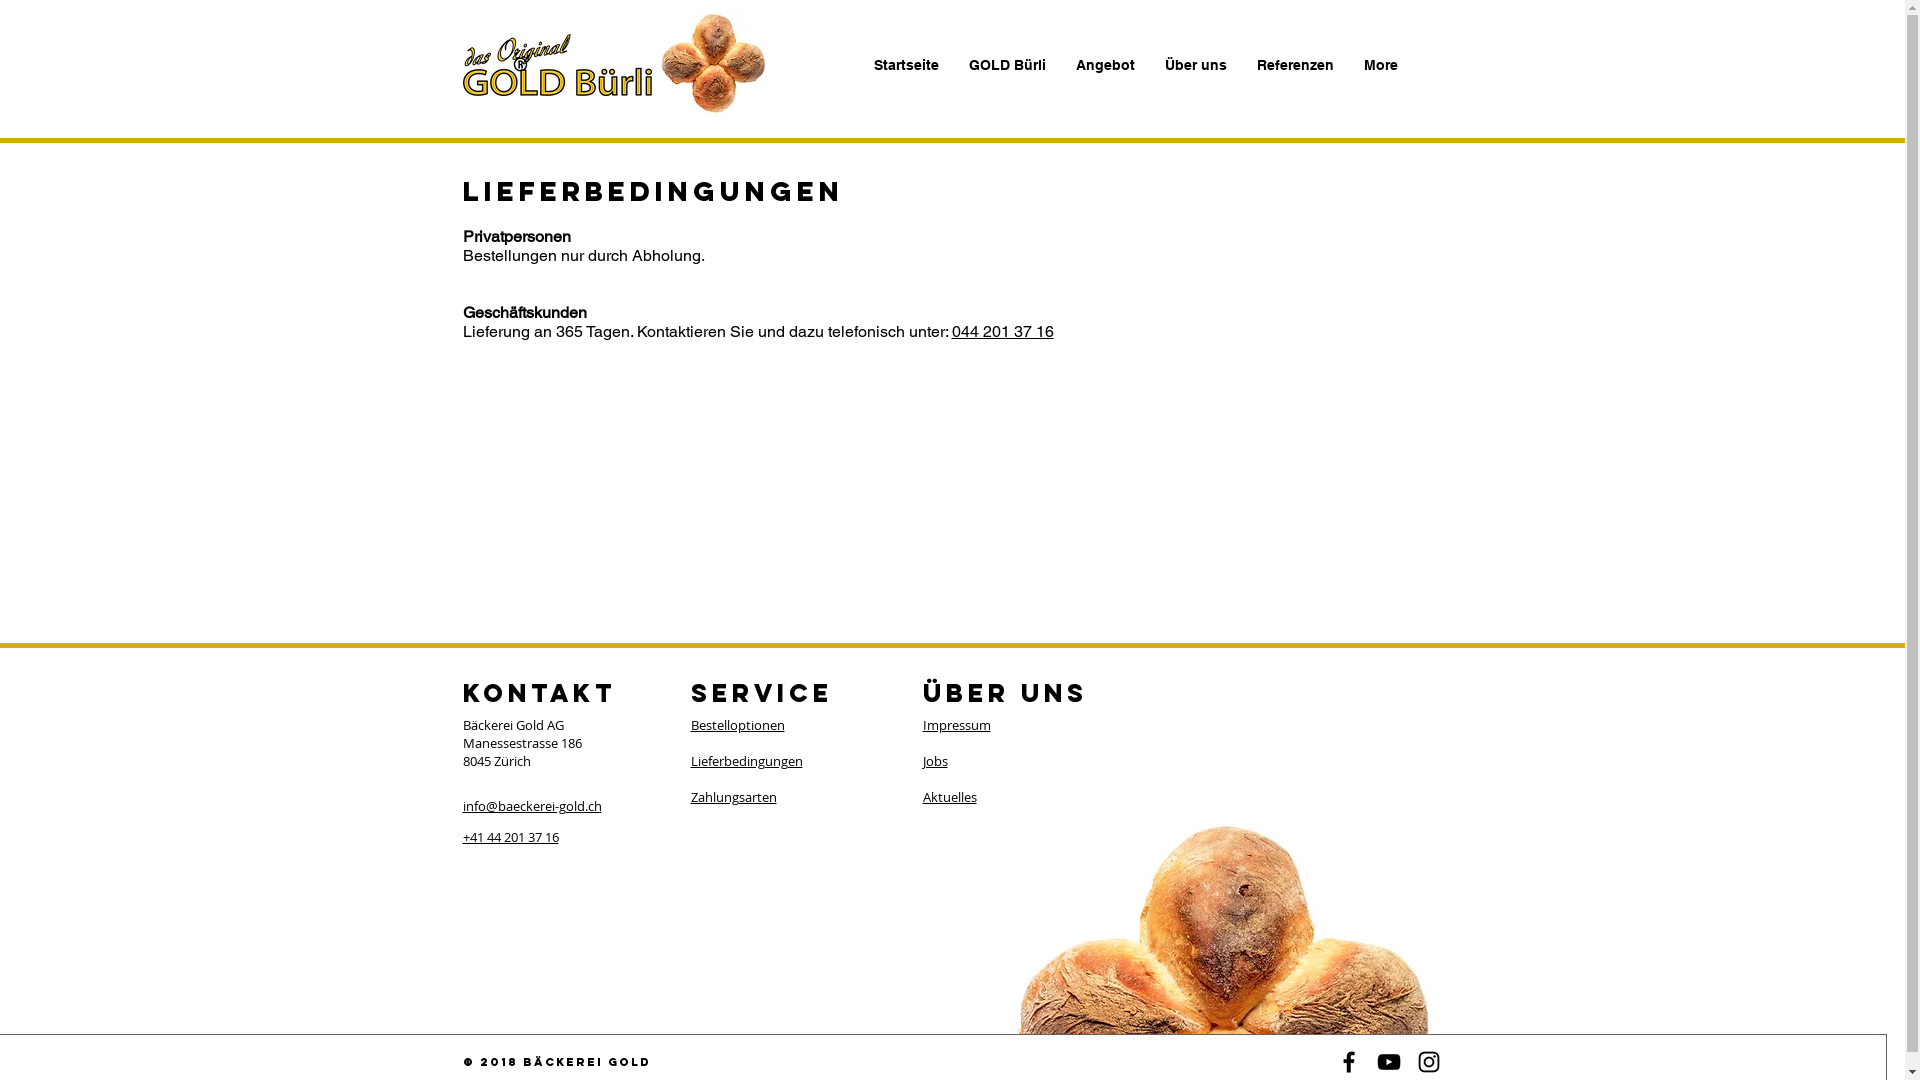 This screenshot has height=1080, width=1920. What do you see at coordinates (732, 796) in the screenshot?
I see `'Zahlungsarten'` at bounding box center [732, 796].